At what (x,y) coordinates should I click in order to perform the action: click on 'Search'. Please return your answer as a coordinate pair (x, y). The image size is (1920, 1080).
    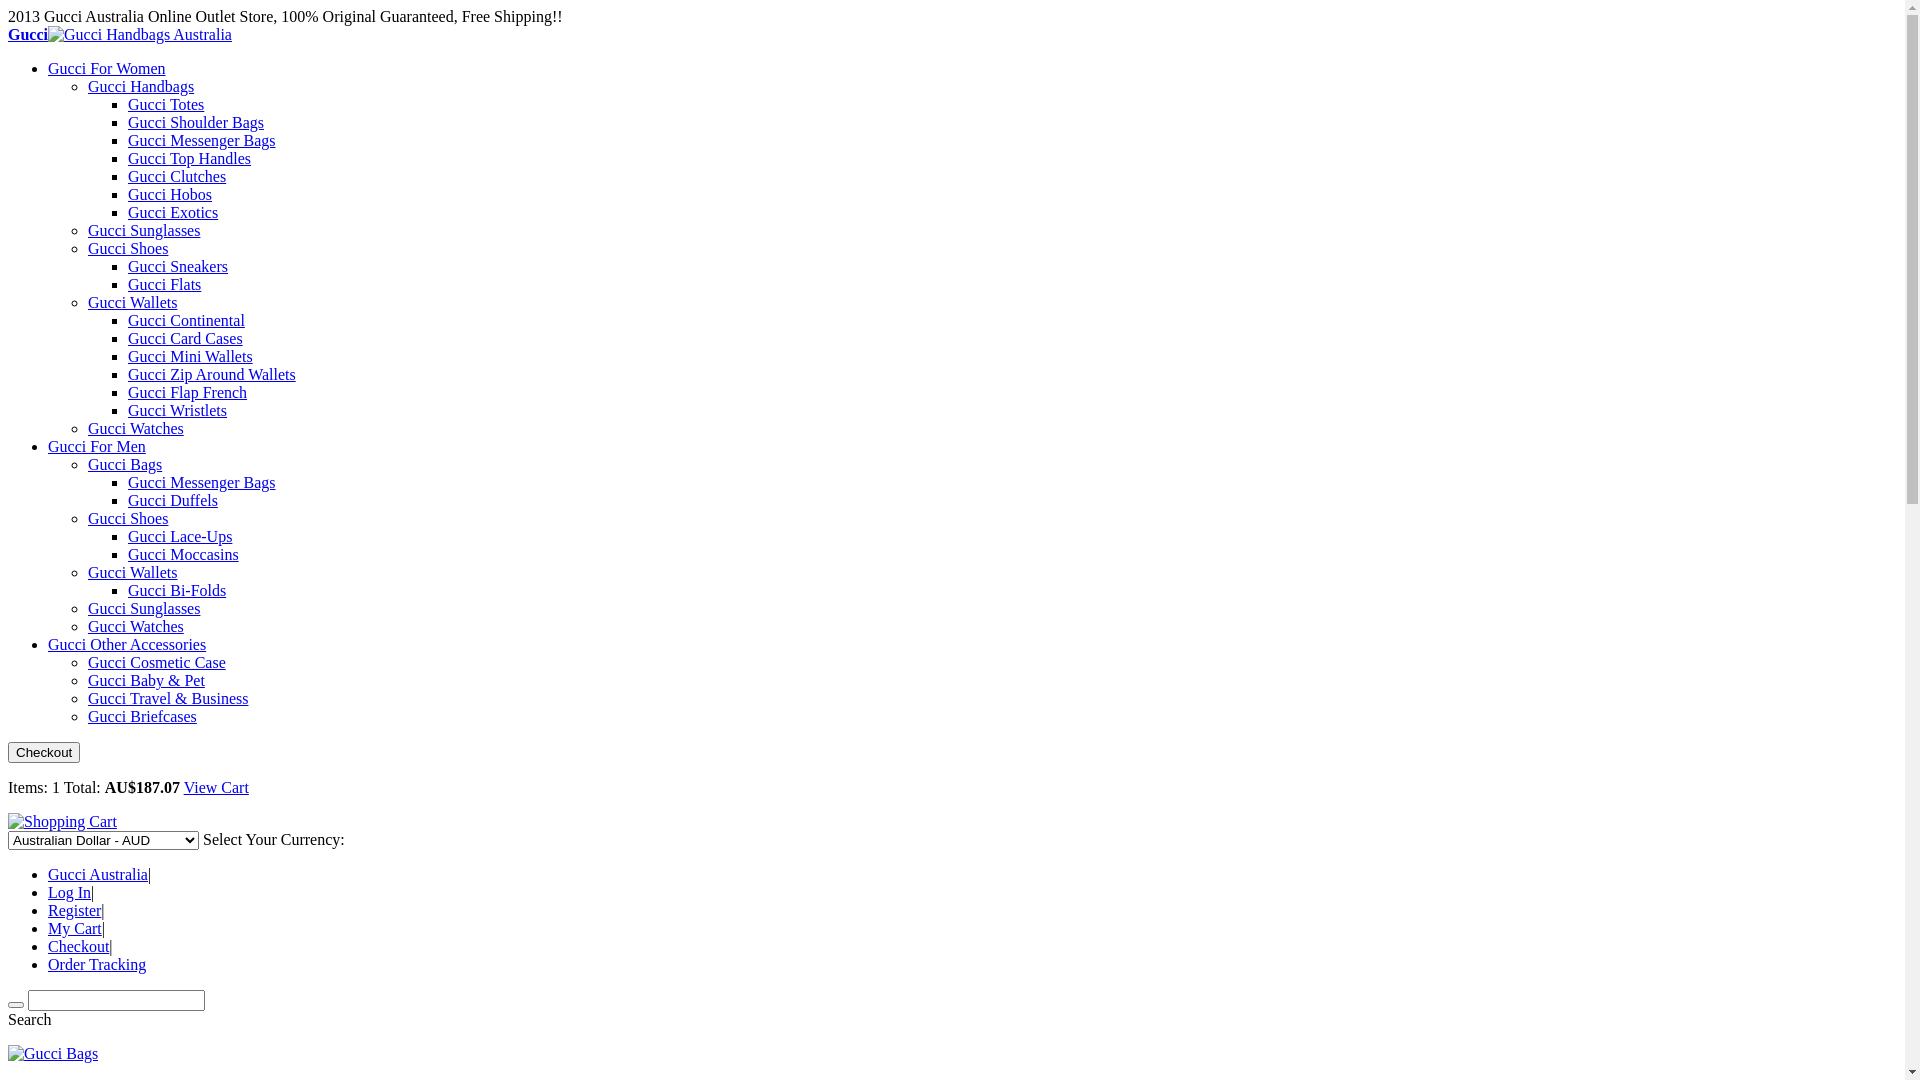
    Looking at the image, I should click on (15, 1005).